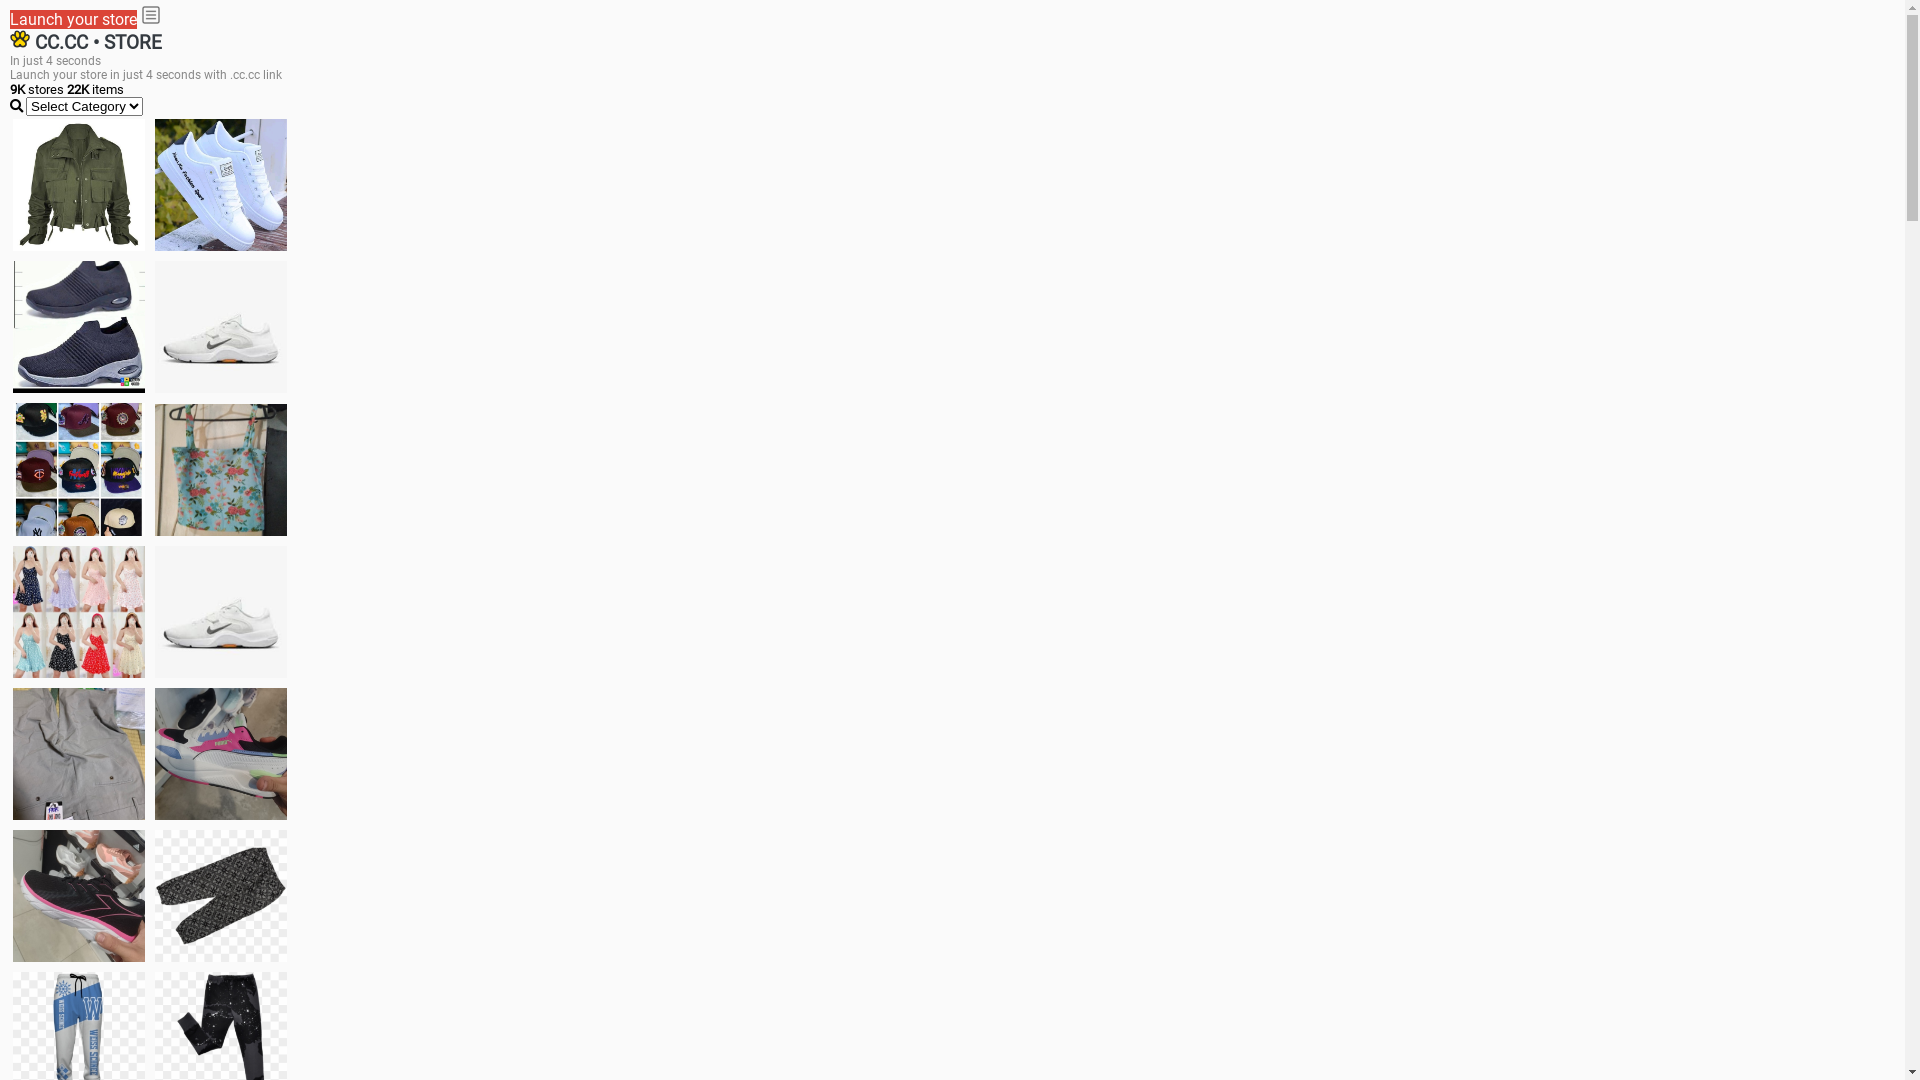  I want to click on 'Dress/square nect top', so click(78, 611).